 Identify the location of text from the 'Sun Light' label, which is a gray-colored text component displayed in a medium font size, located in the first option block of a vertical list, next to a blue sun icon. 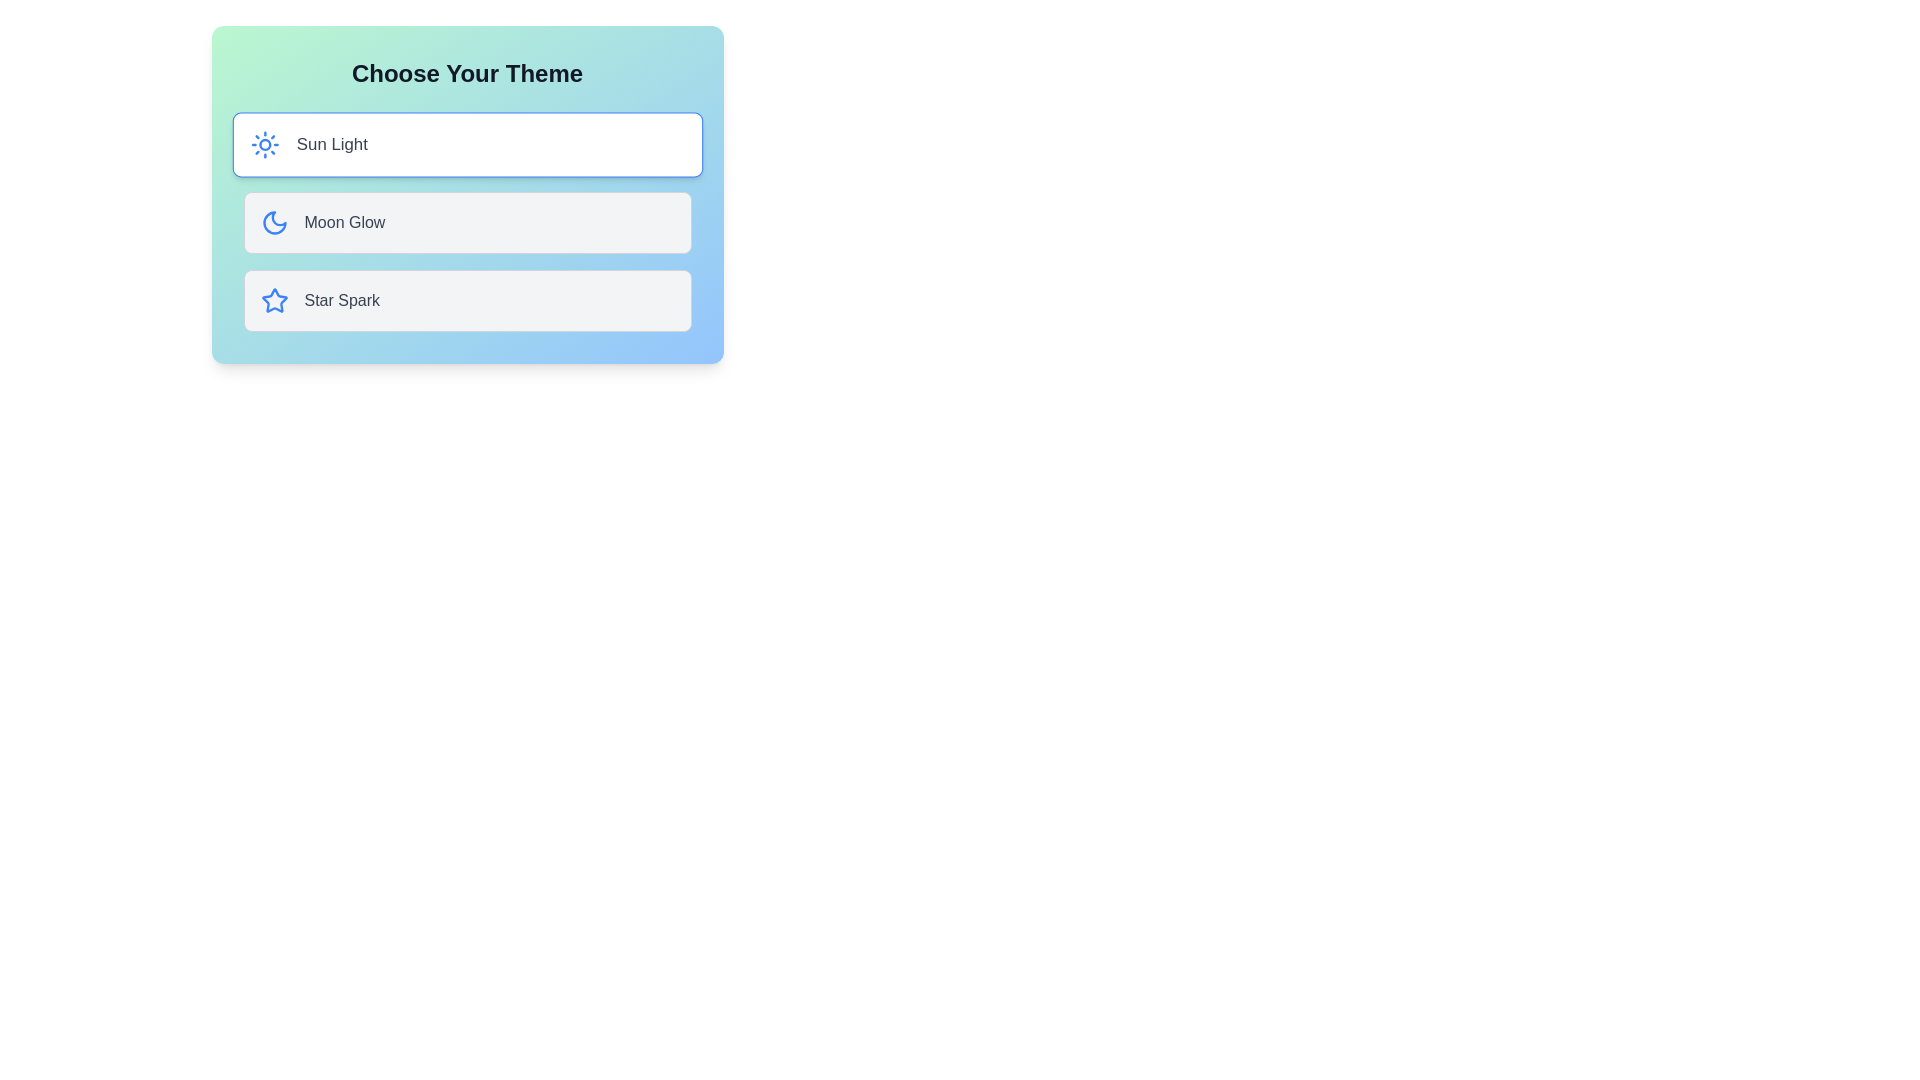
(331, 144).